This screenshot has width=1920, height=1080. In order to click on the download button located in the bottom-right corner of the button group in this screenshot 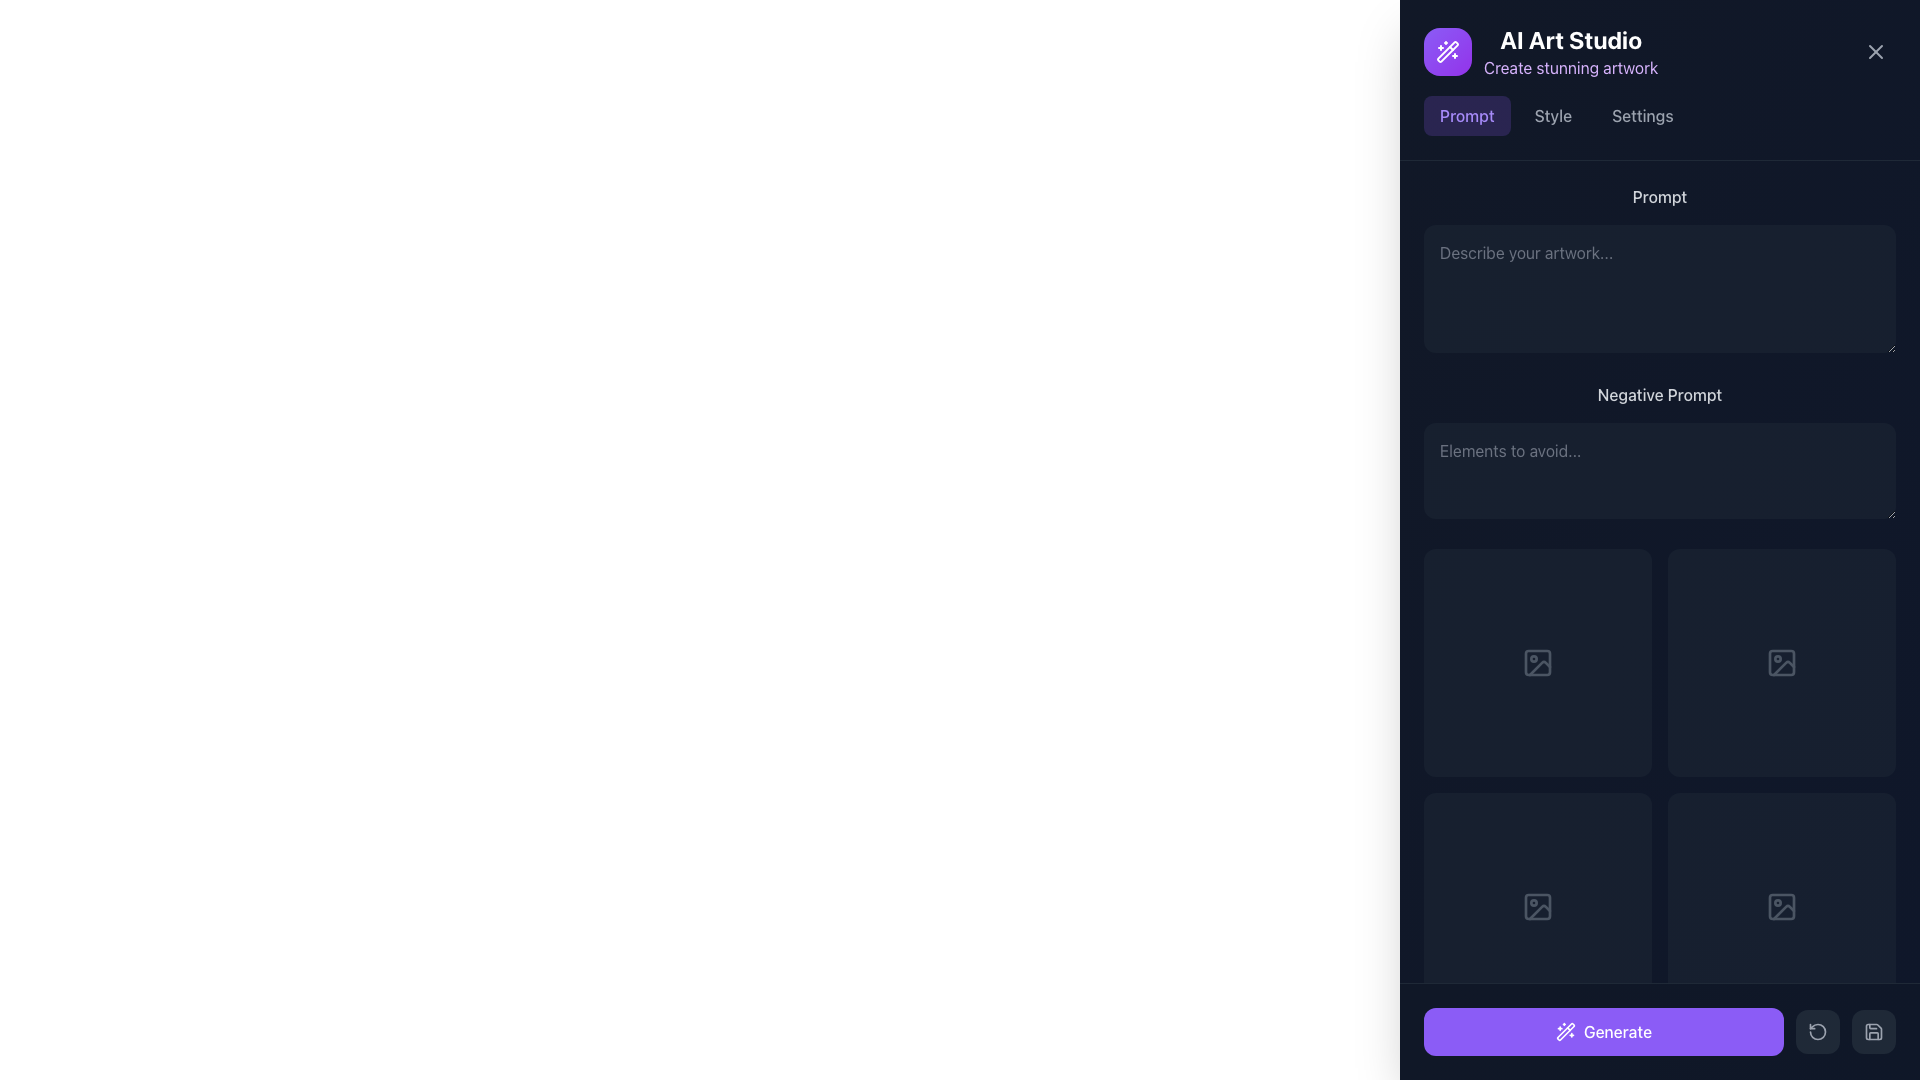, I will do `click(1808, 663)`.